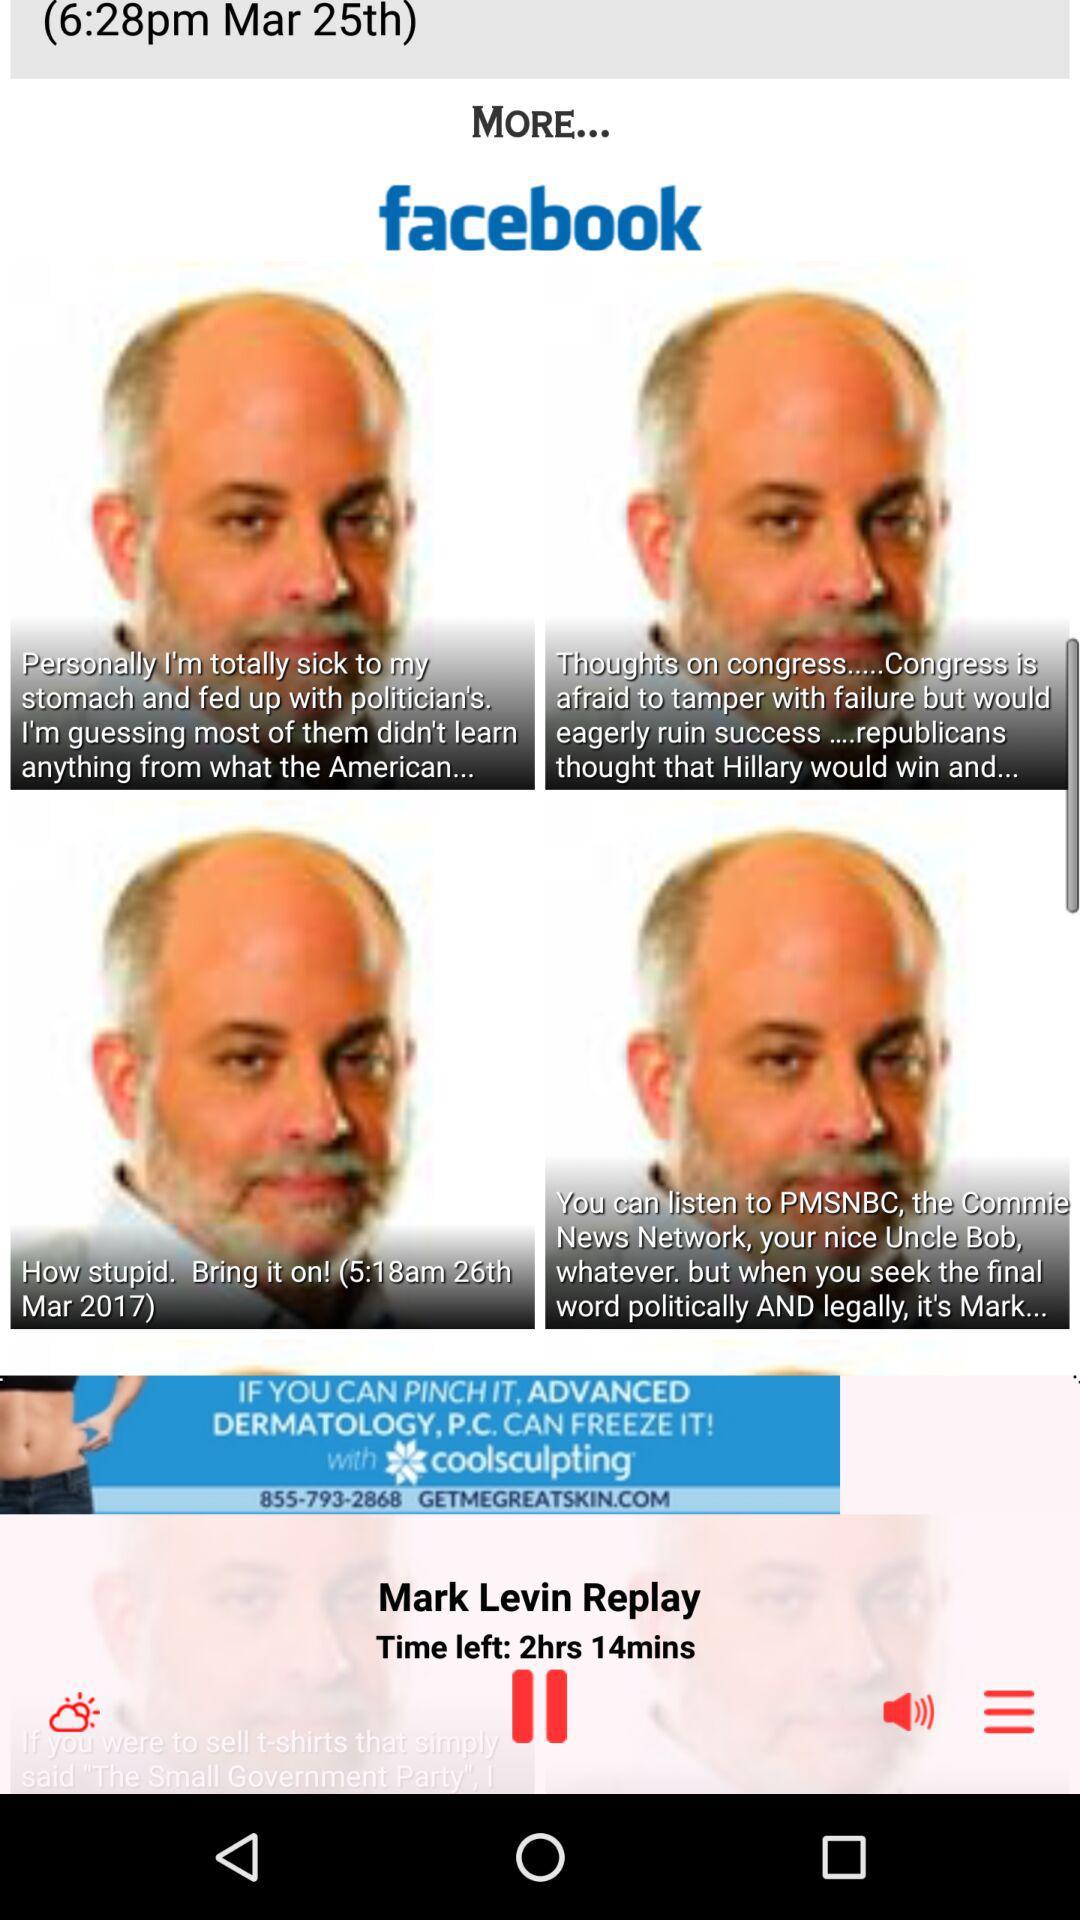  I want to click on the weather icon, so click(73, 1832).